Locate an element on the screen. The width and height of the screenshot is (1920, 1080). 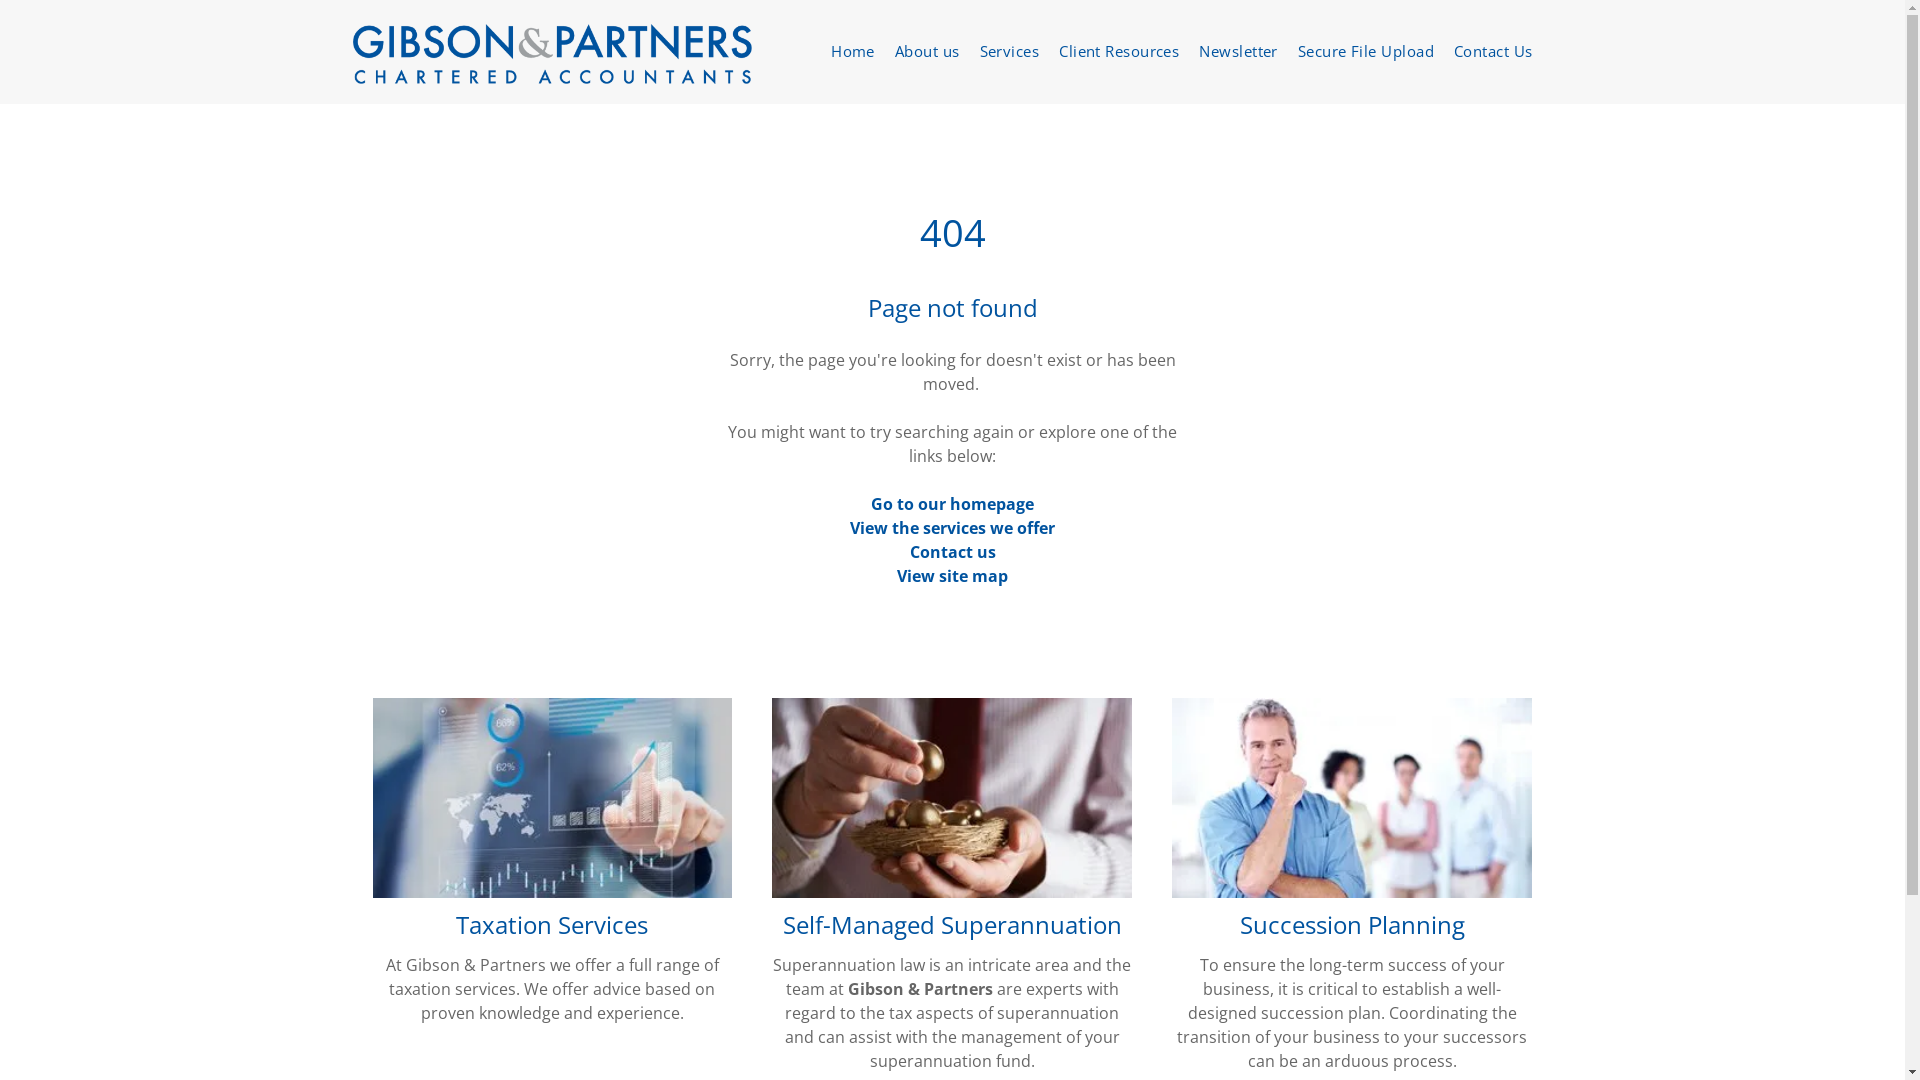
'About us' is located at coordinates (926, 50).